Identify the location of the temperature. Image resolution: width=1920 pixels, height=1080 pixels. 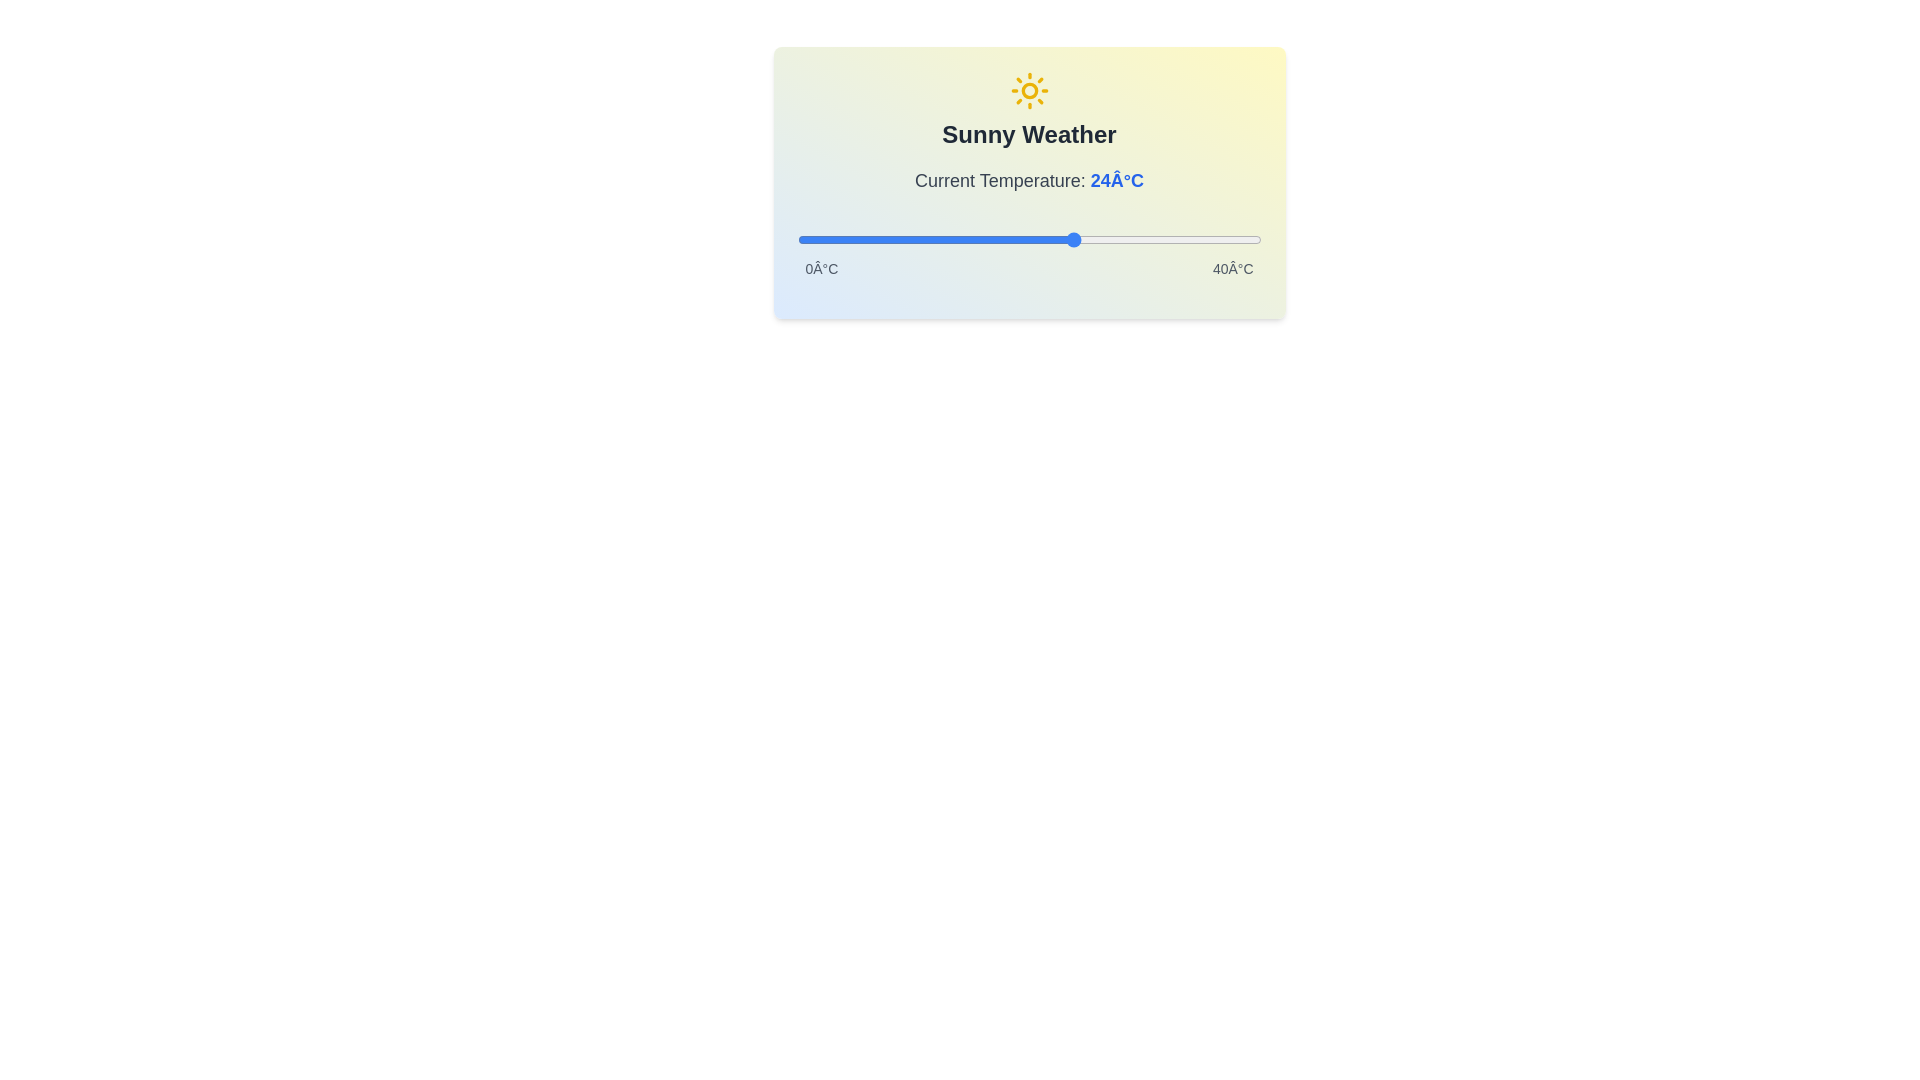
(1202, 238).